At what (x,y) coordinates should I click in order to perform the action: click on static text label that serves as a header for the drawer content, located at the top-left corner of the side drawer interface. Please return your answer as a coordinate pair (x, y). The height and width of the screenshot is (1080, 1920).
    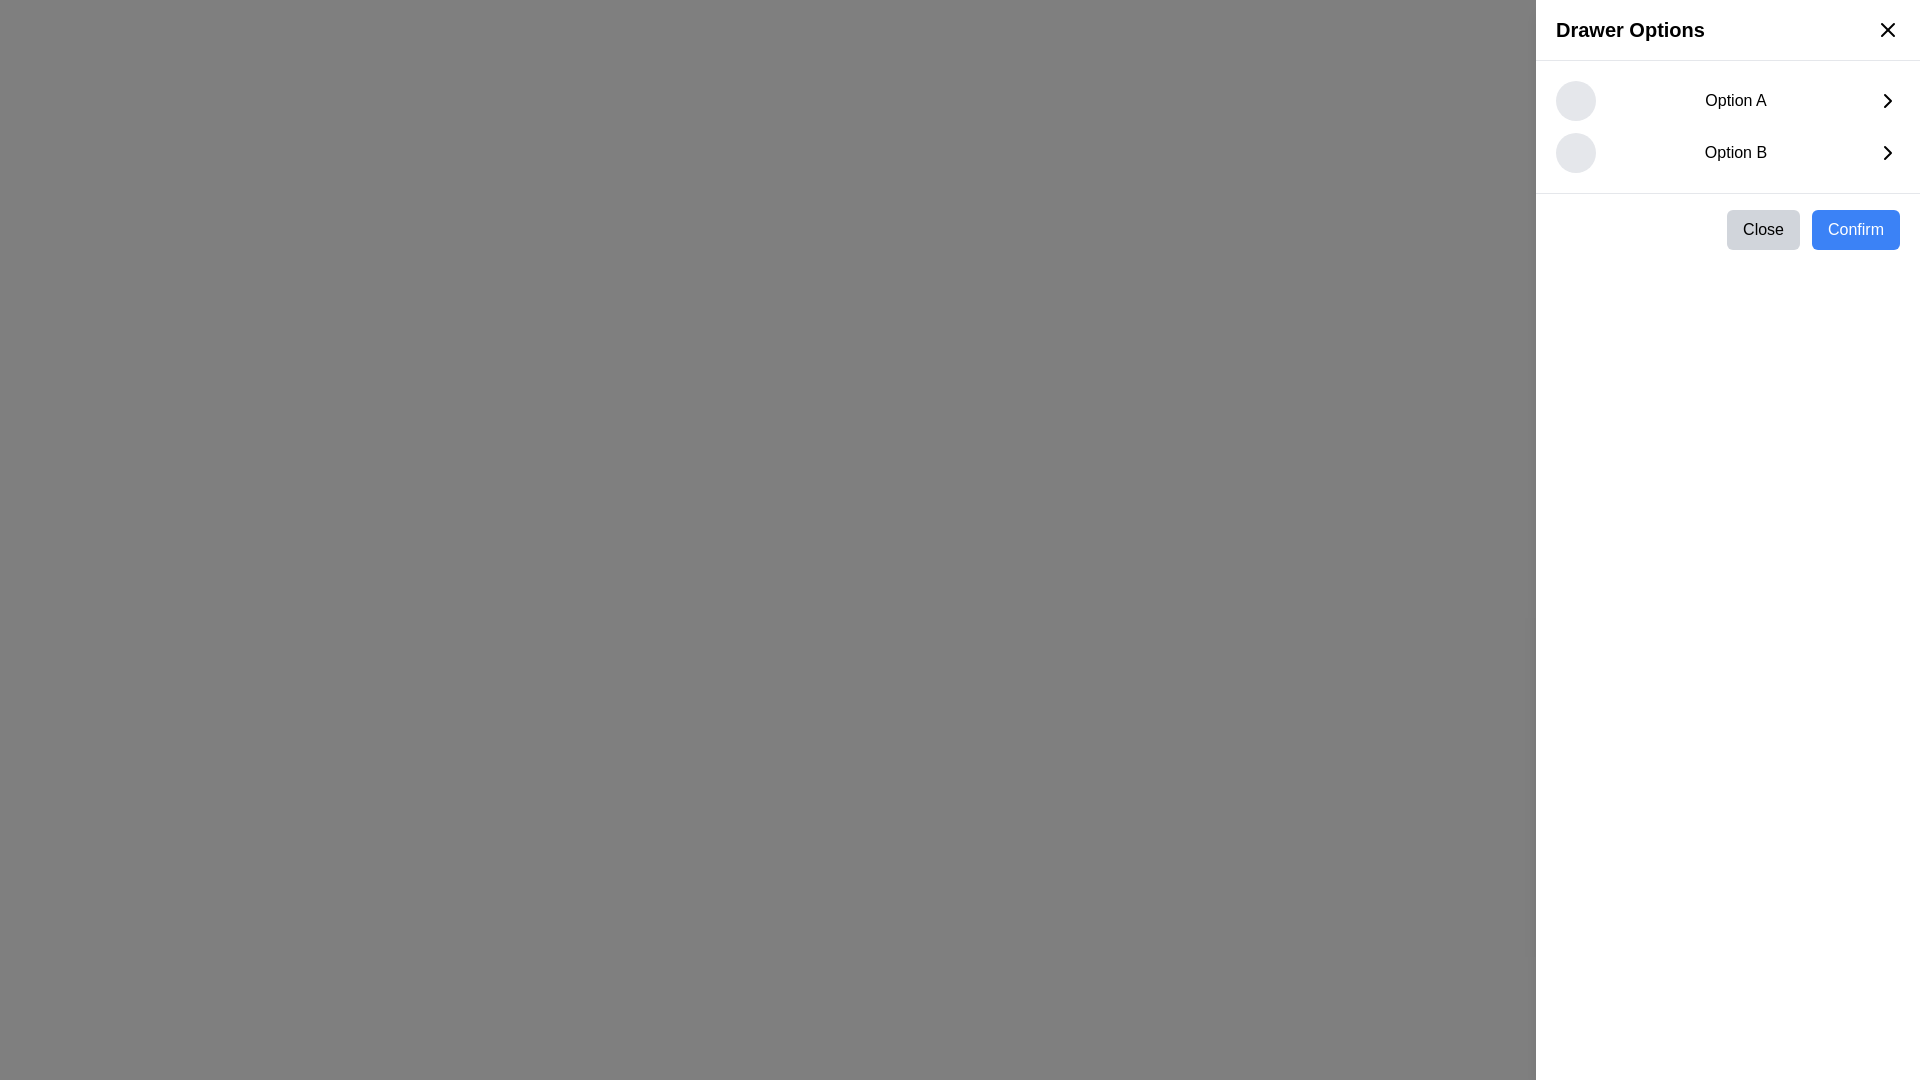
    Looking at the image, I should click on (1630, 30).